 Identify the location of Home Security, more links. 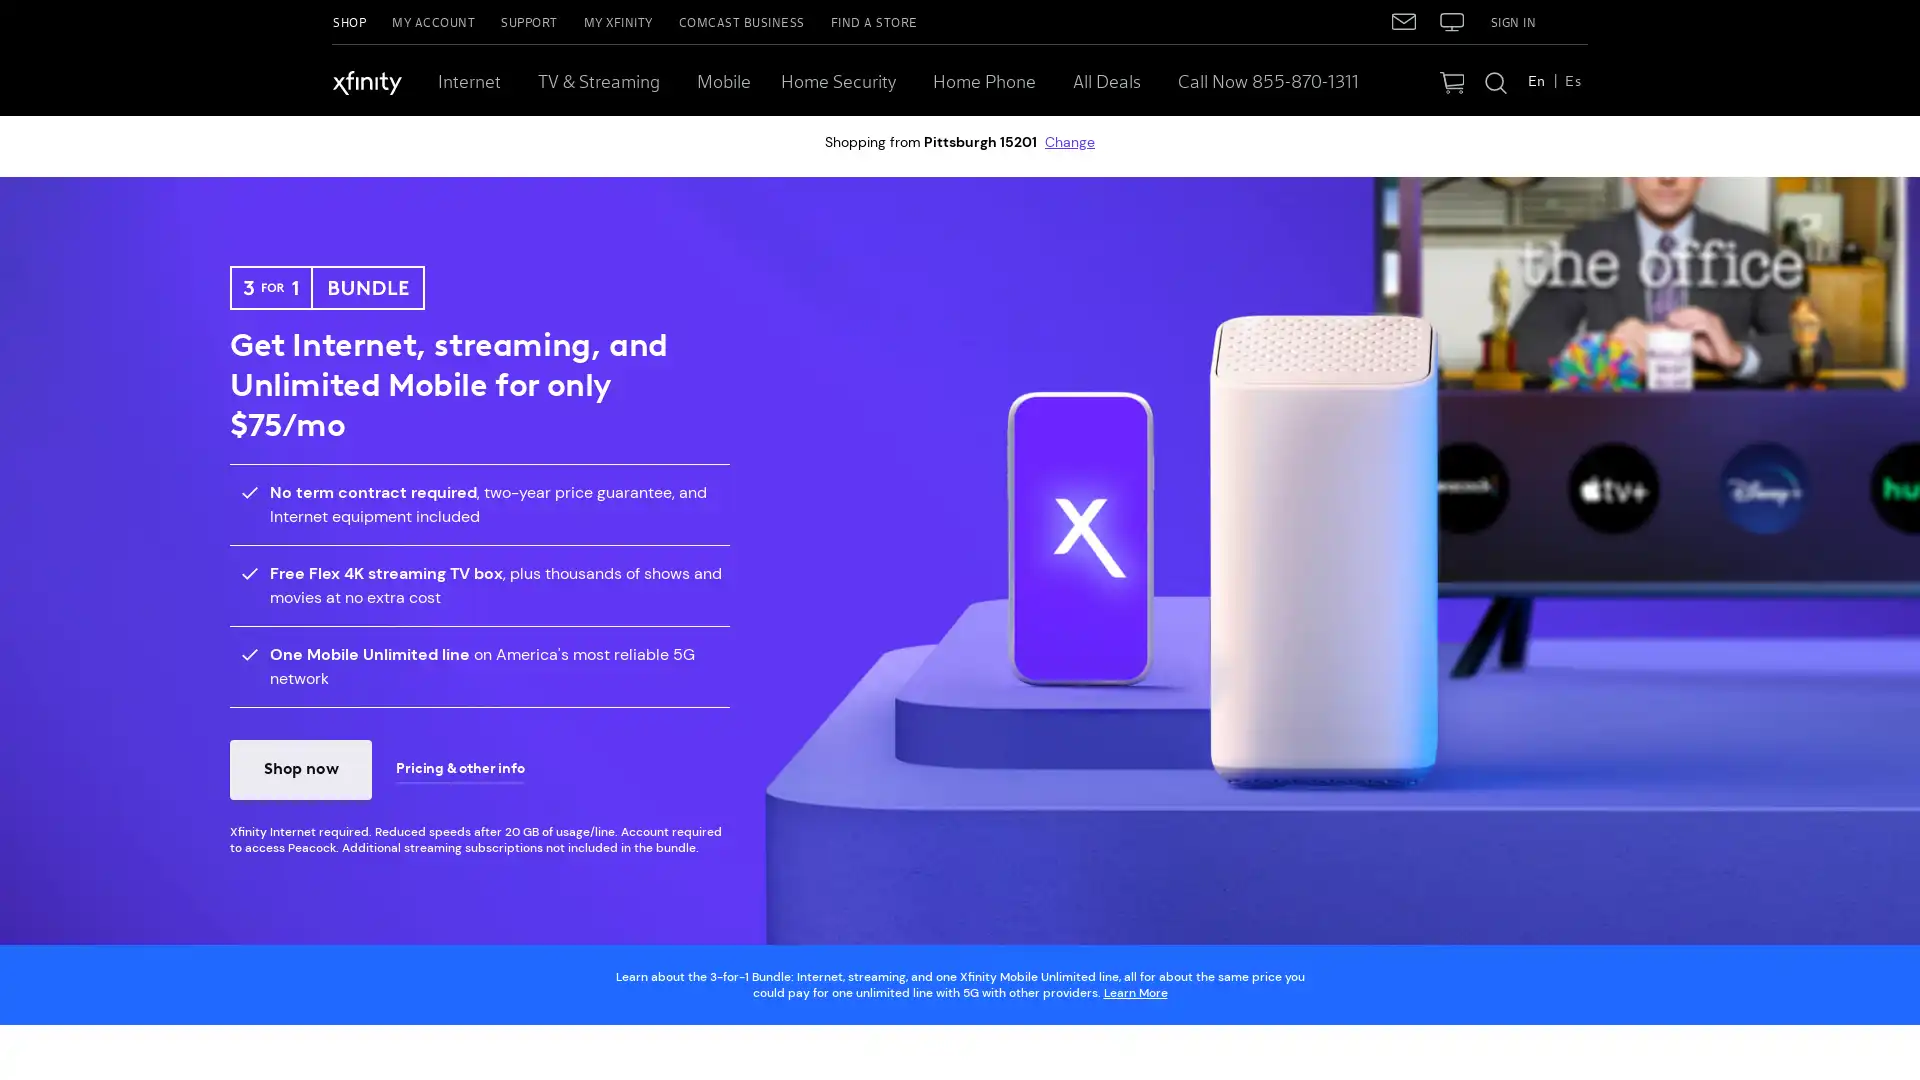
(908, 77).